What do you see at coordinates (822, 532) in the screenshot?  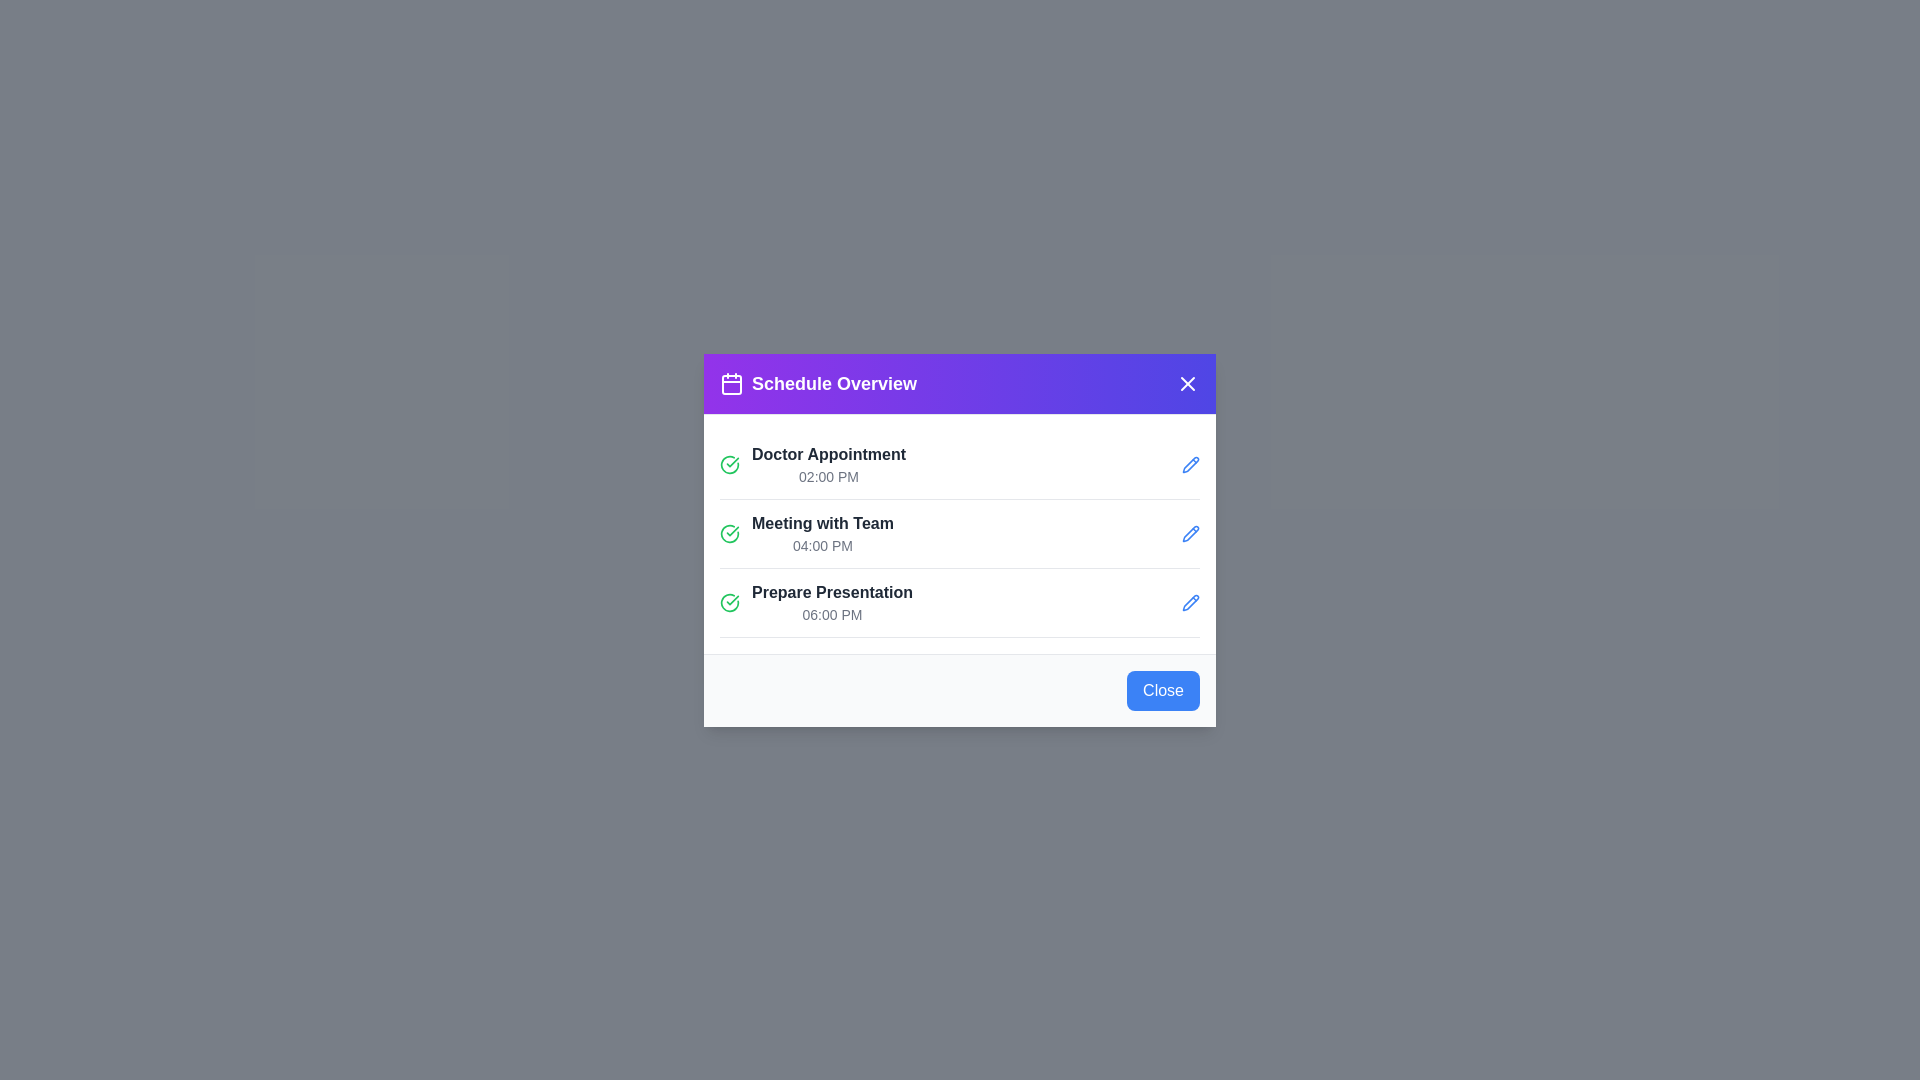 I see `information displayed in the Text Display element showing 'Meeting with Team' and '04:00 PM' which is located between 'Doctor Appointment' and 'Prepare Presentation' in the scheduled tasks list` at bounding box center [822, 532].